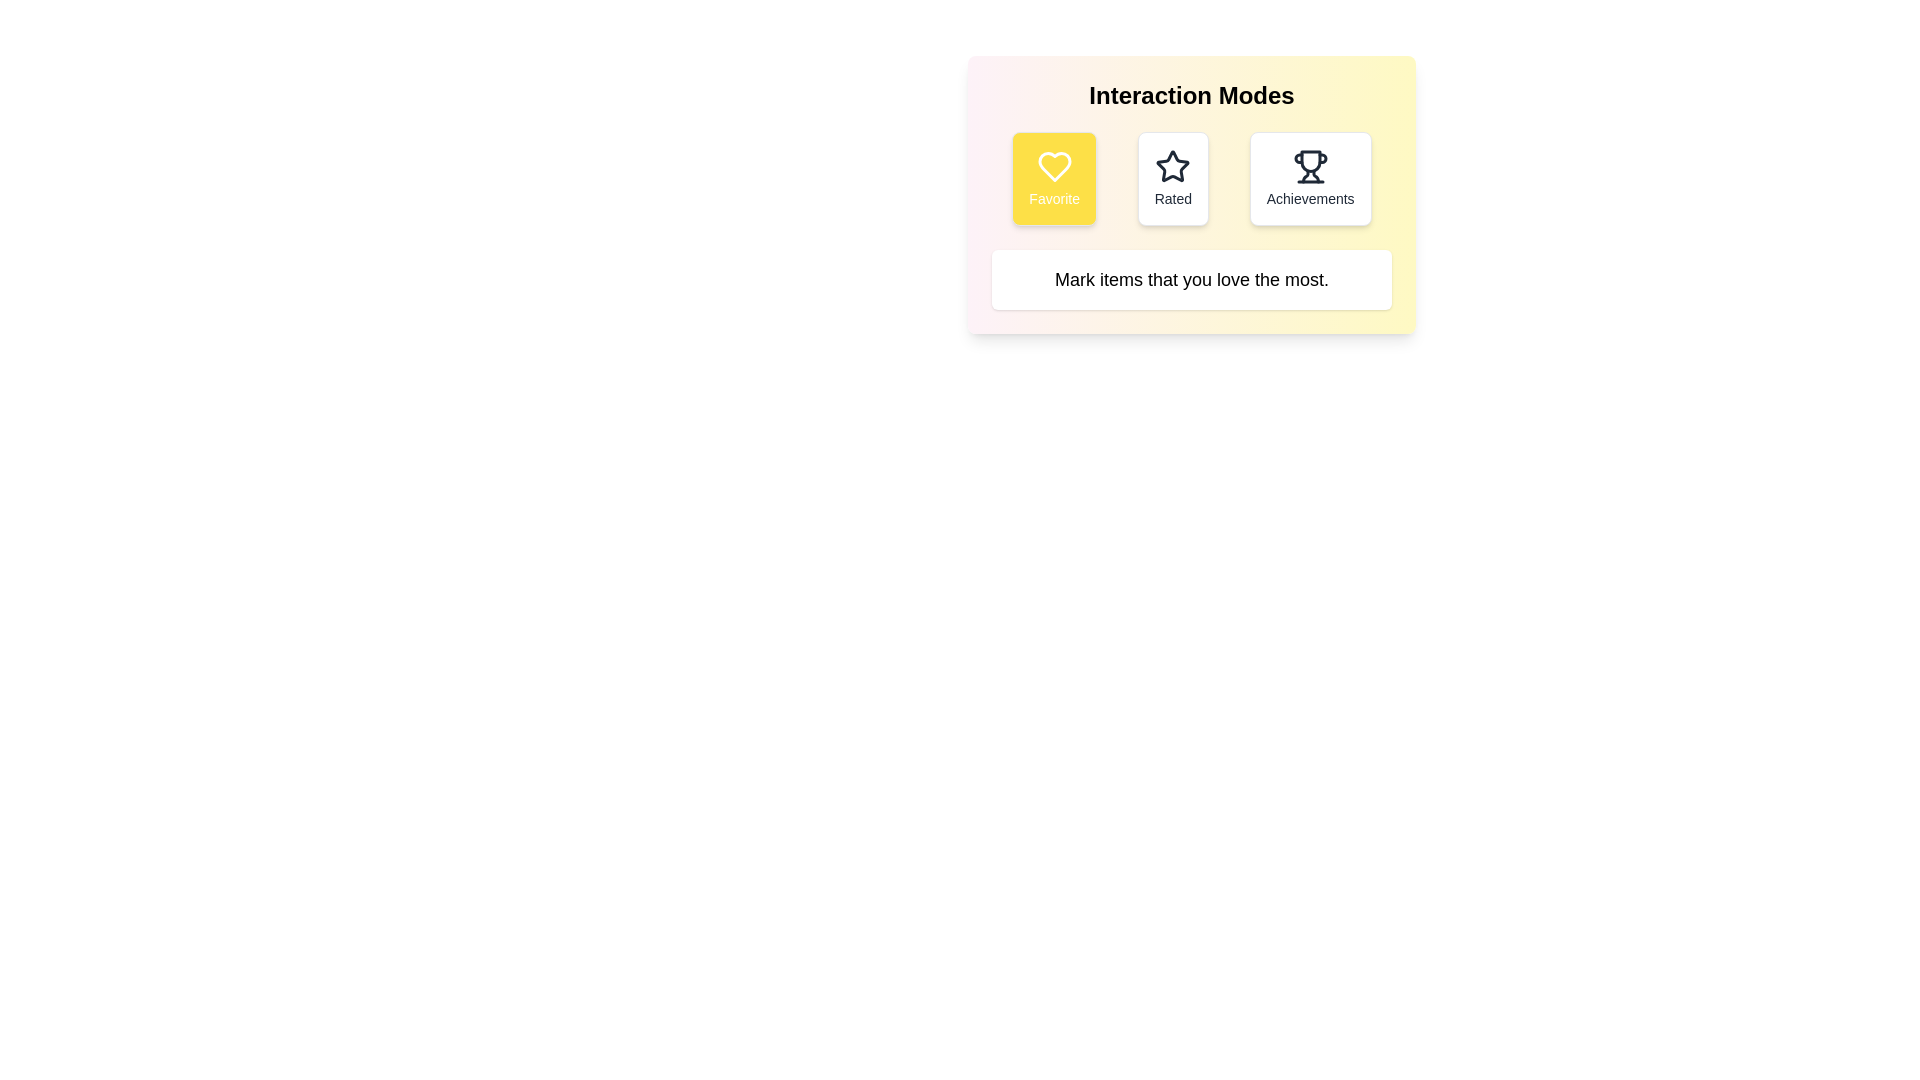 This screenshot has height=1080, width=1920. What do you see at coordinates (1053, 177) in the screenshot?
I see `the Favorite button to select the corresponding mode` at bounding box center [1053, 177].